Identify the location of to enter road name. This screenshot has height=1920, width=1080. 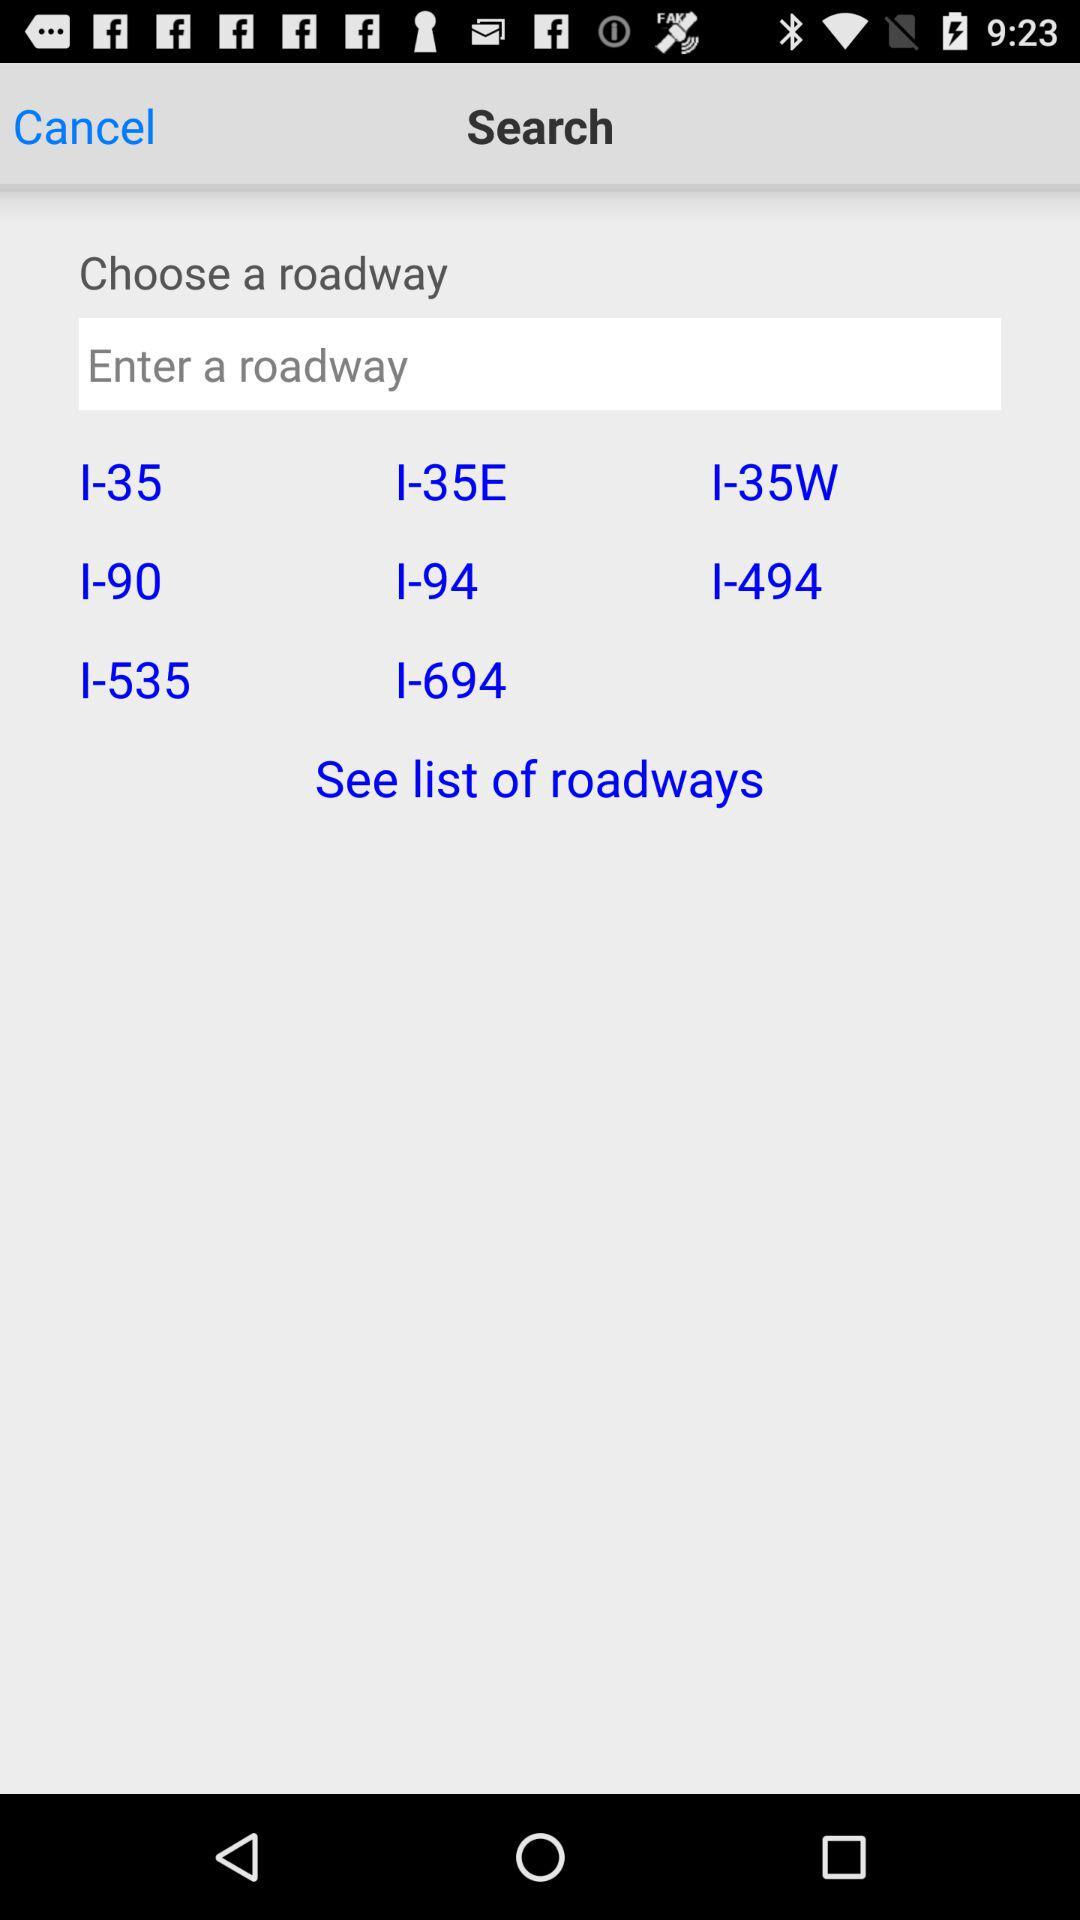
(540, 364).